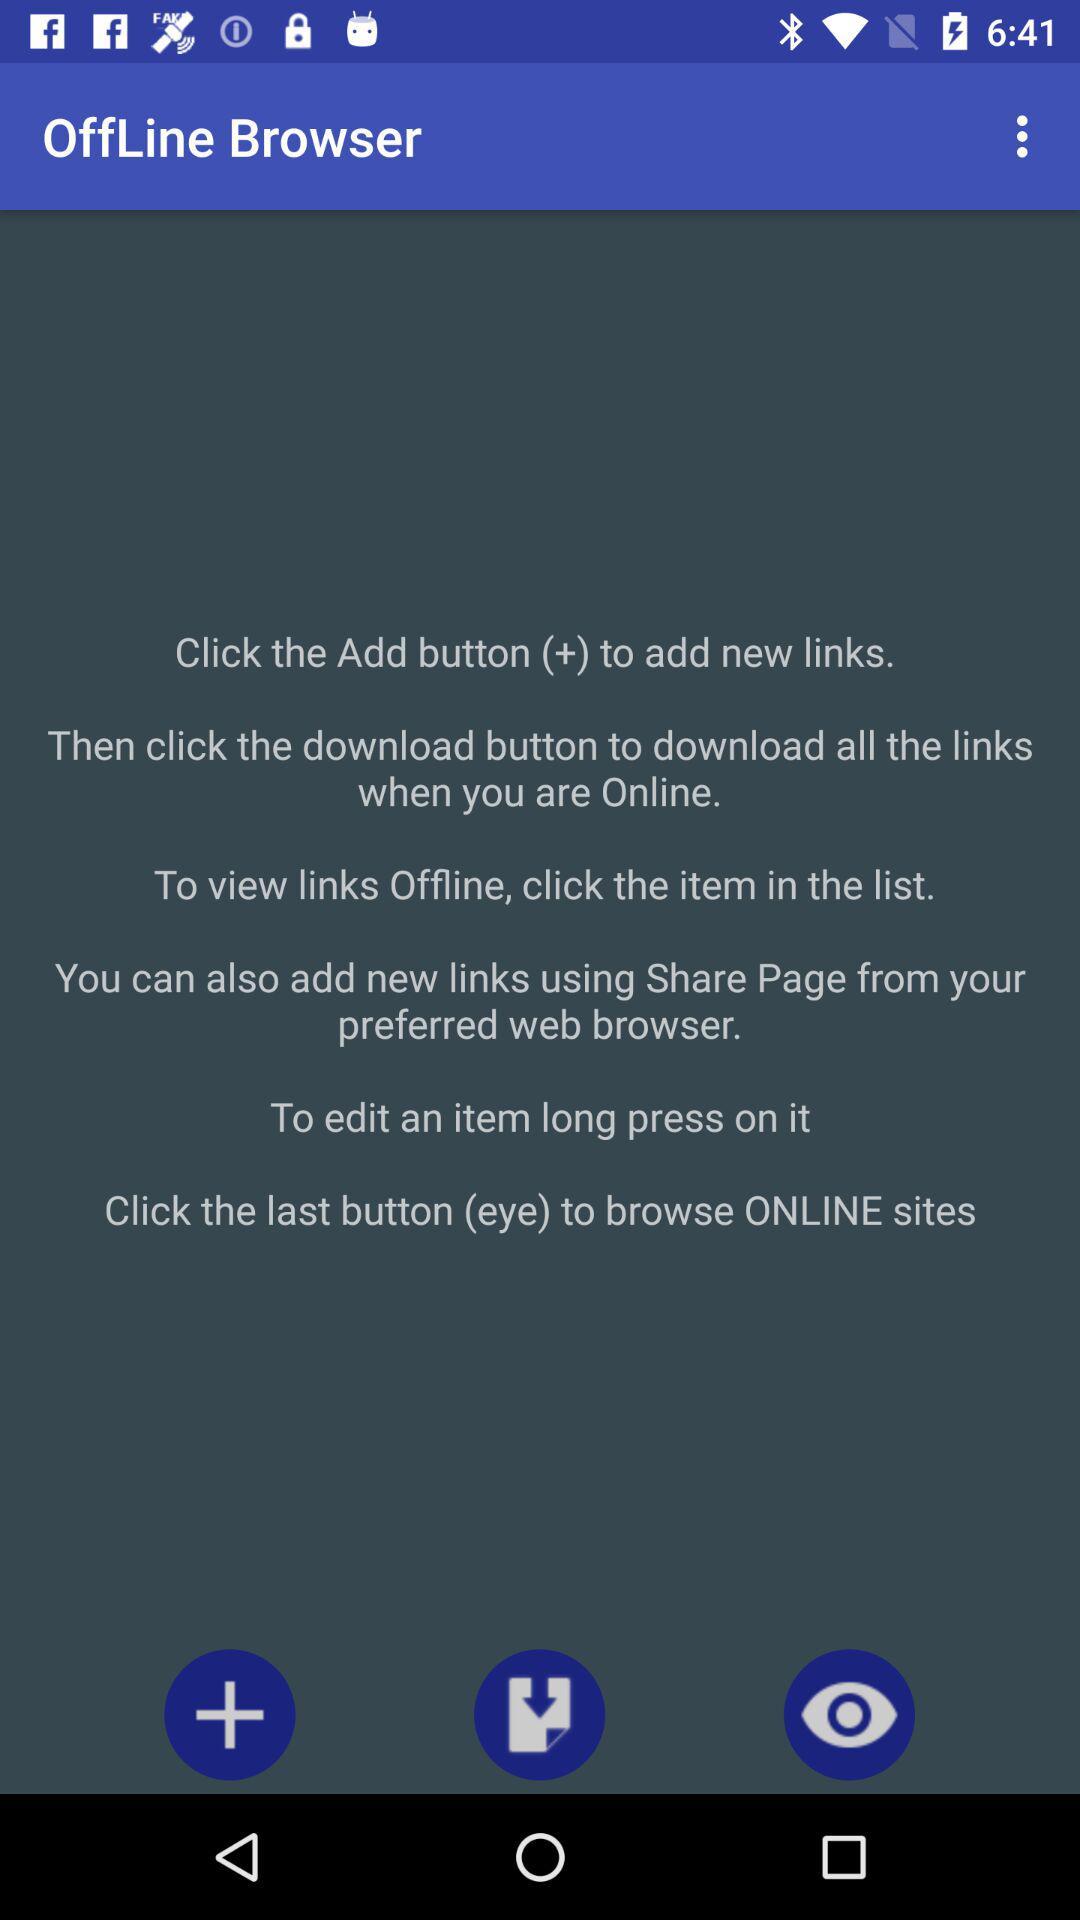 Image resolution: width=1080 pixels, height=1920 pixels. What do you see at coordinates (849, 1713) in the screenshot?
I see `app below the click the add` at bounding box center [849, 1713].